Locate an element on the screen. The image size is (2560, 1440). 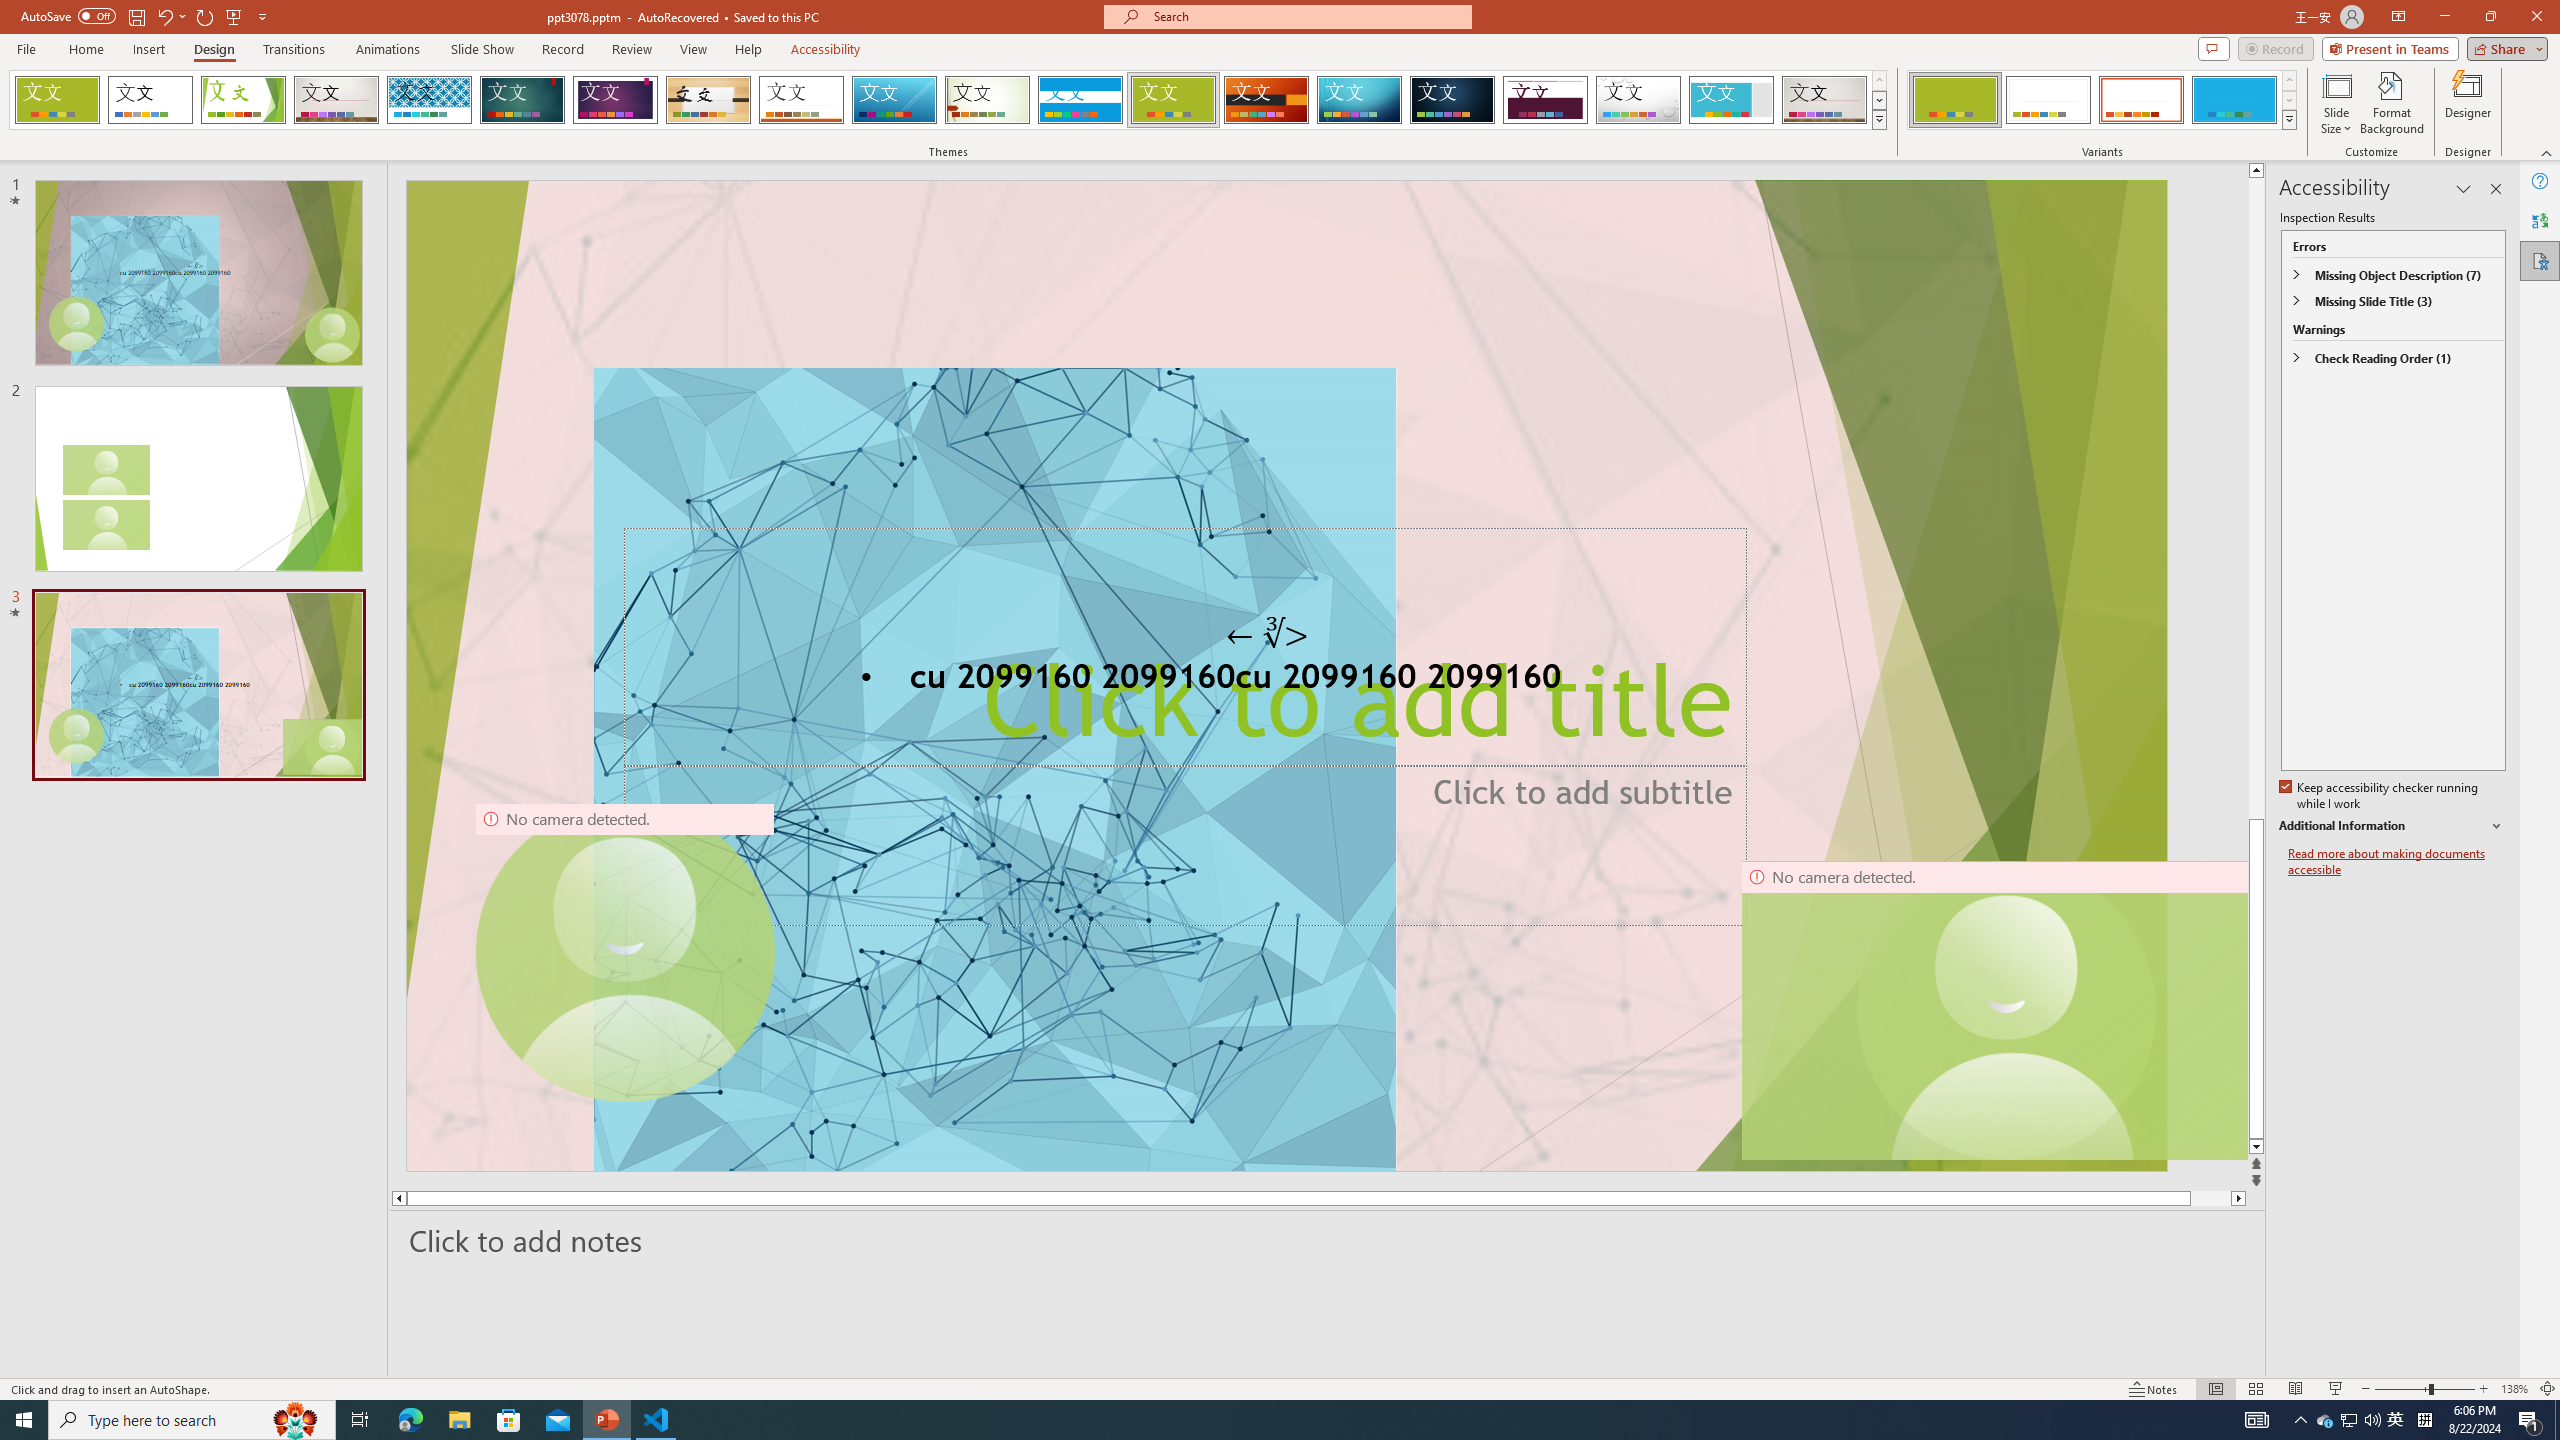
'Basis Variant 2' is located at coordinates (2047, 99).